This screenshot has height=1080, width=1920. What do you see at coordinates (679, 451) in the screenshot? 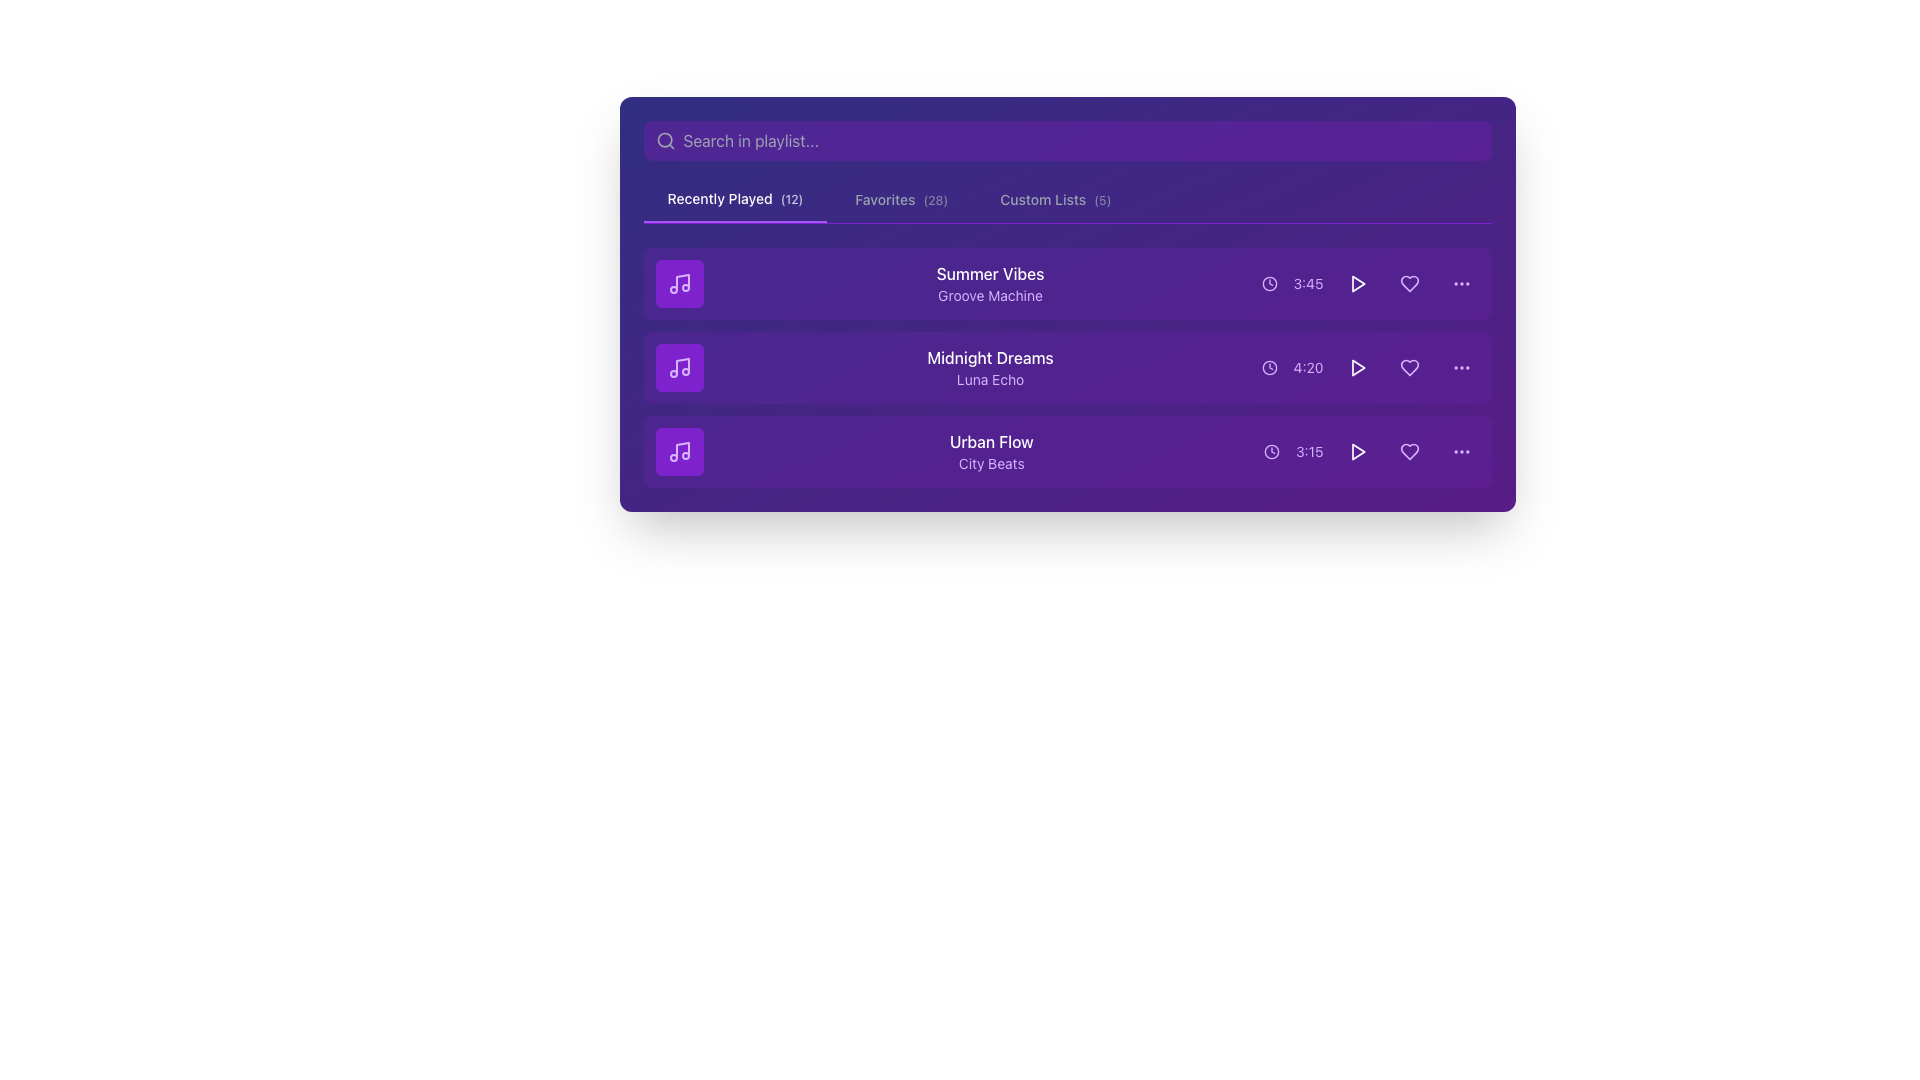
I see `the musical note icon, which is styled with a purple hue and located in a rounded square at the bottom of the vertical list of icons on the left side of the interface` at bounding box center [679, 451].